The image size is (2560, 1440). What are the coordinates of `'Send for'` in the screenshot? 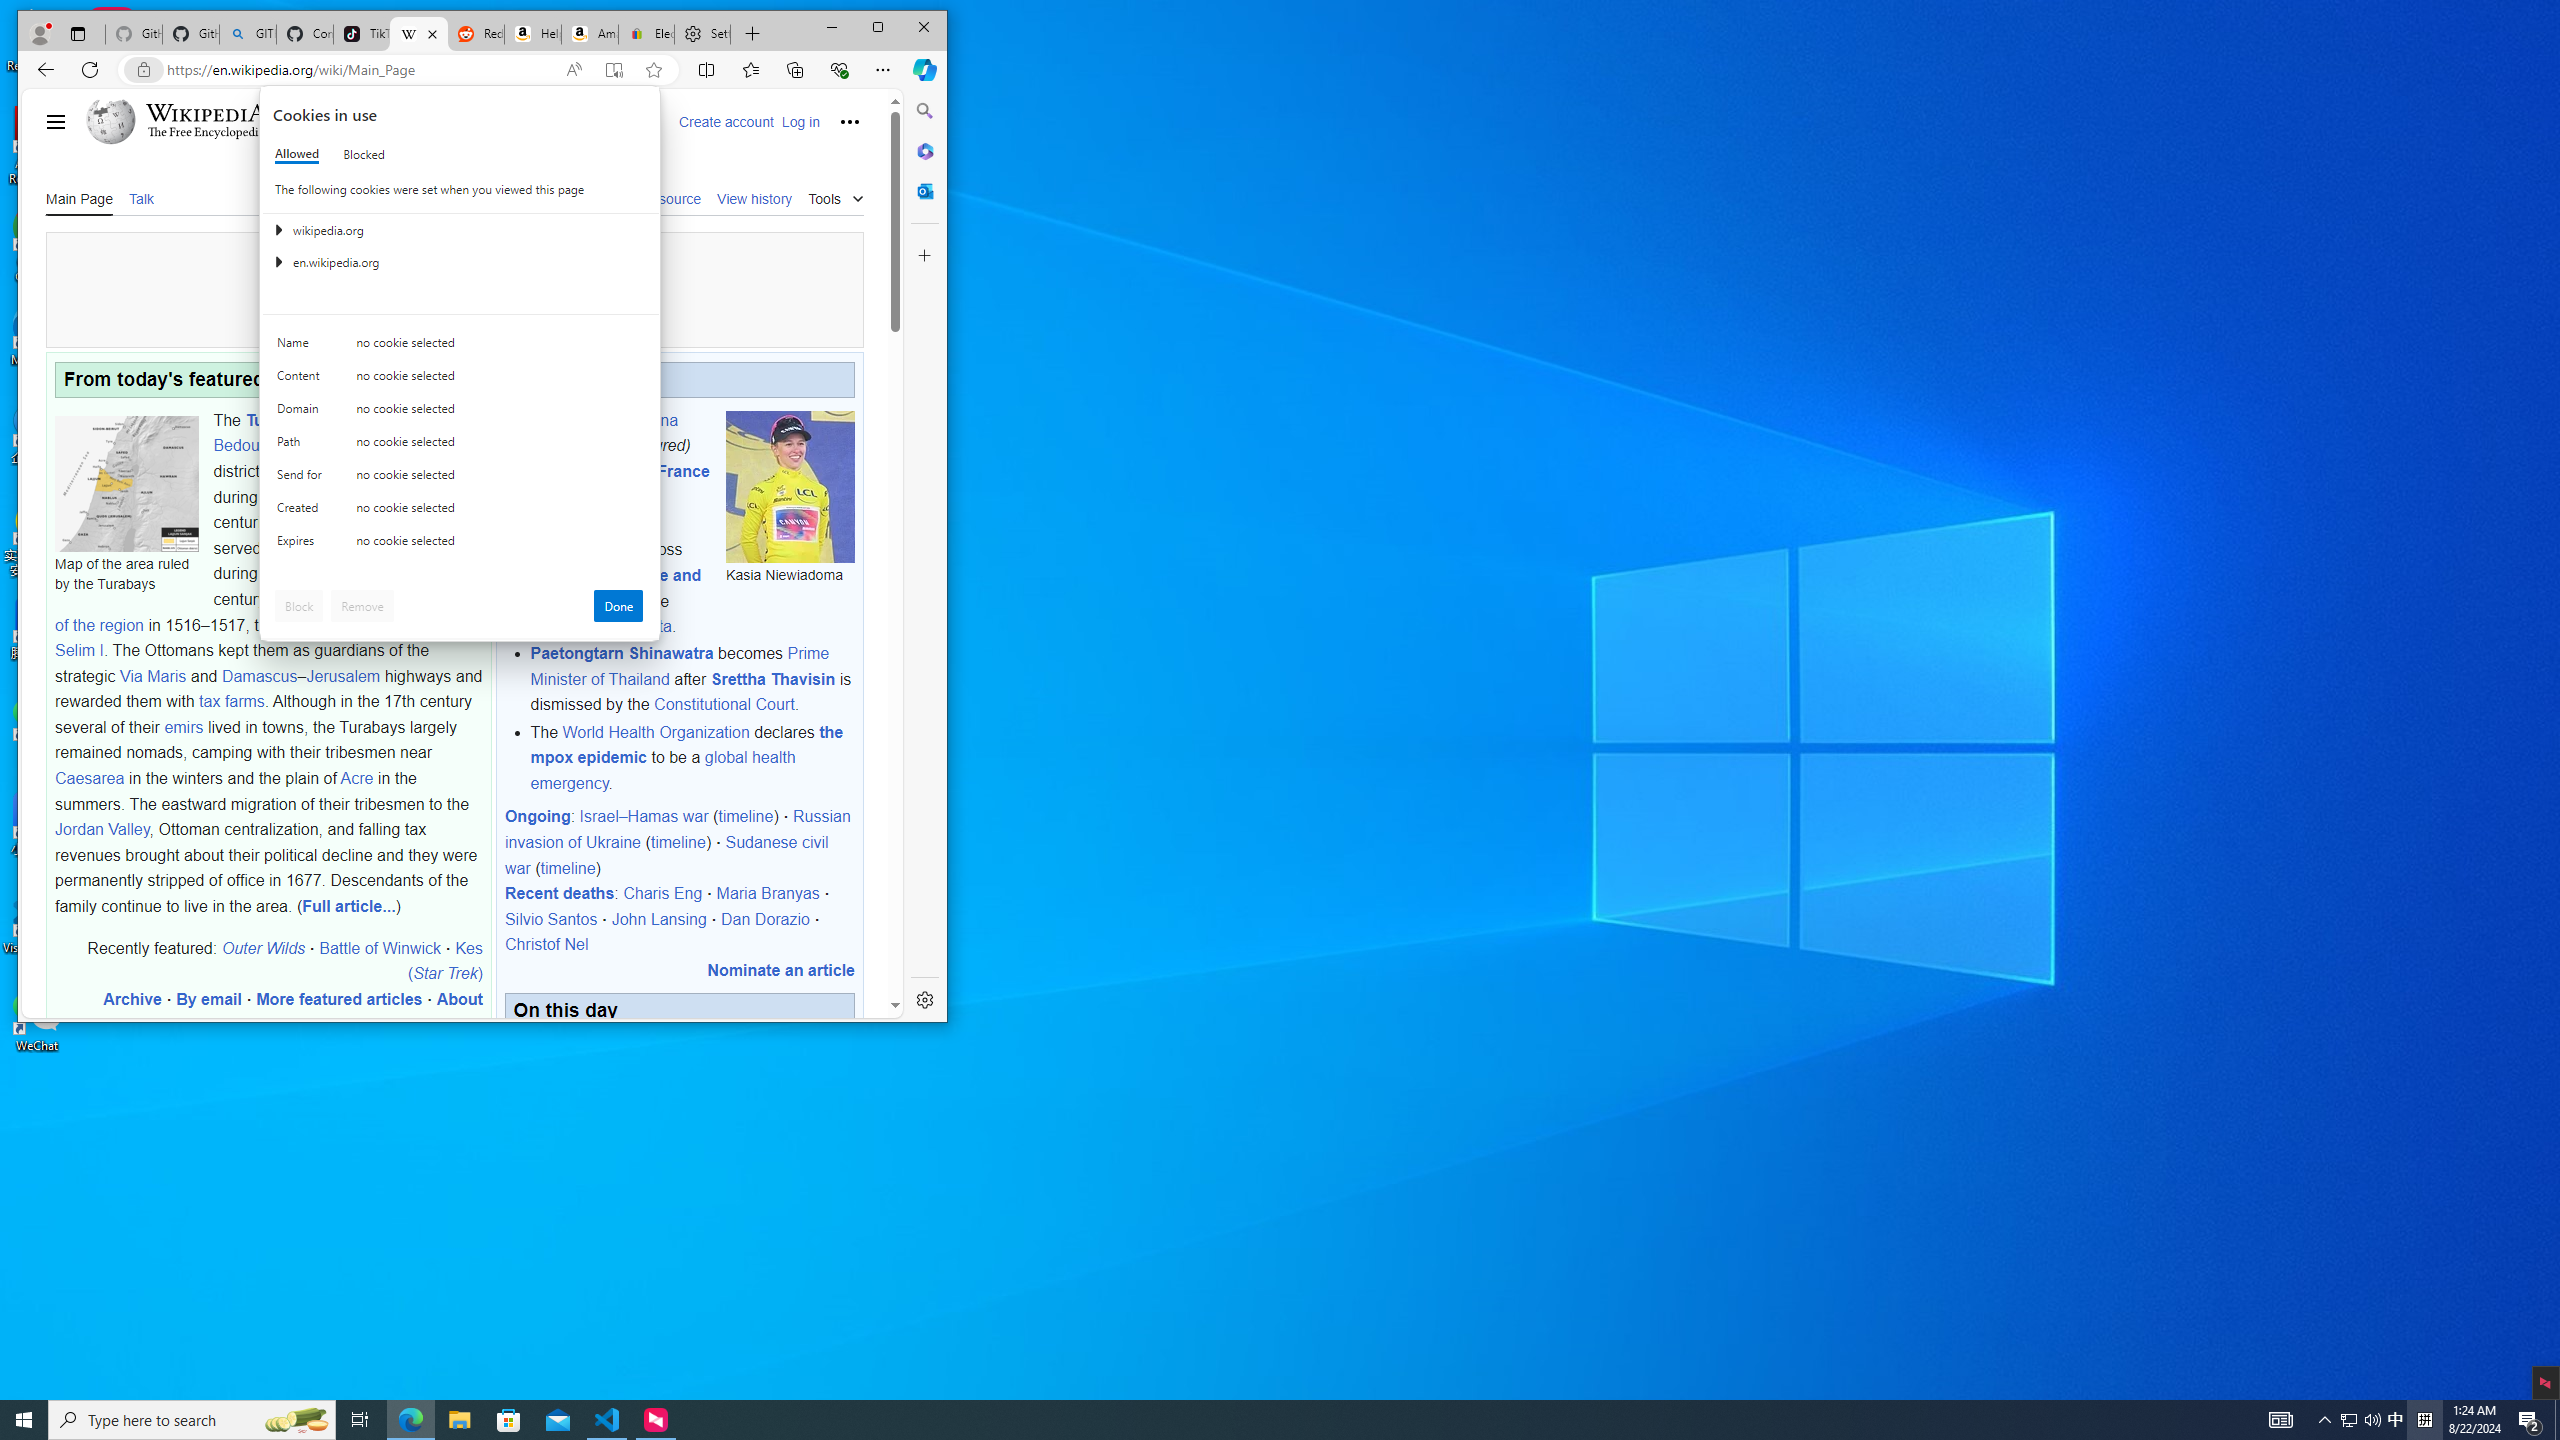 It's located at (302, 478).